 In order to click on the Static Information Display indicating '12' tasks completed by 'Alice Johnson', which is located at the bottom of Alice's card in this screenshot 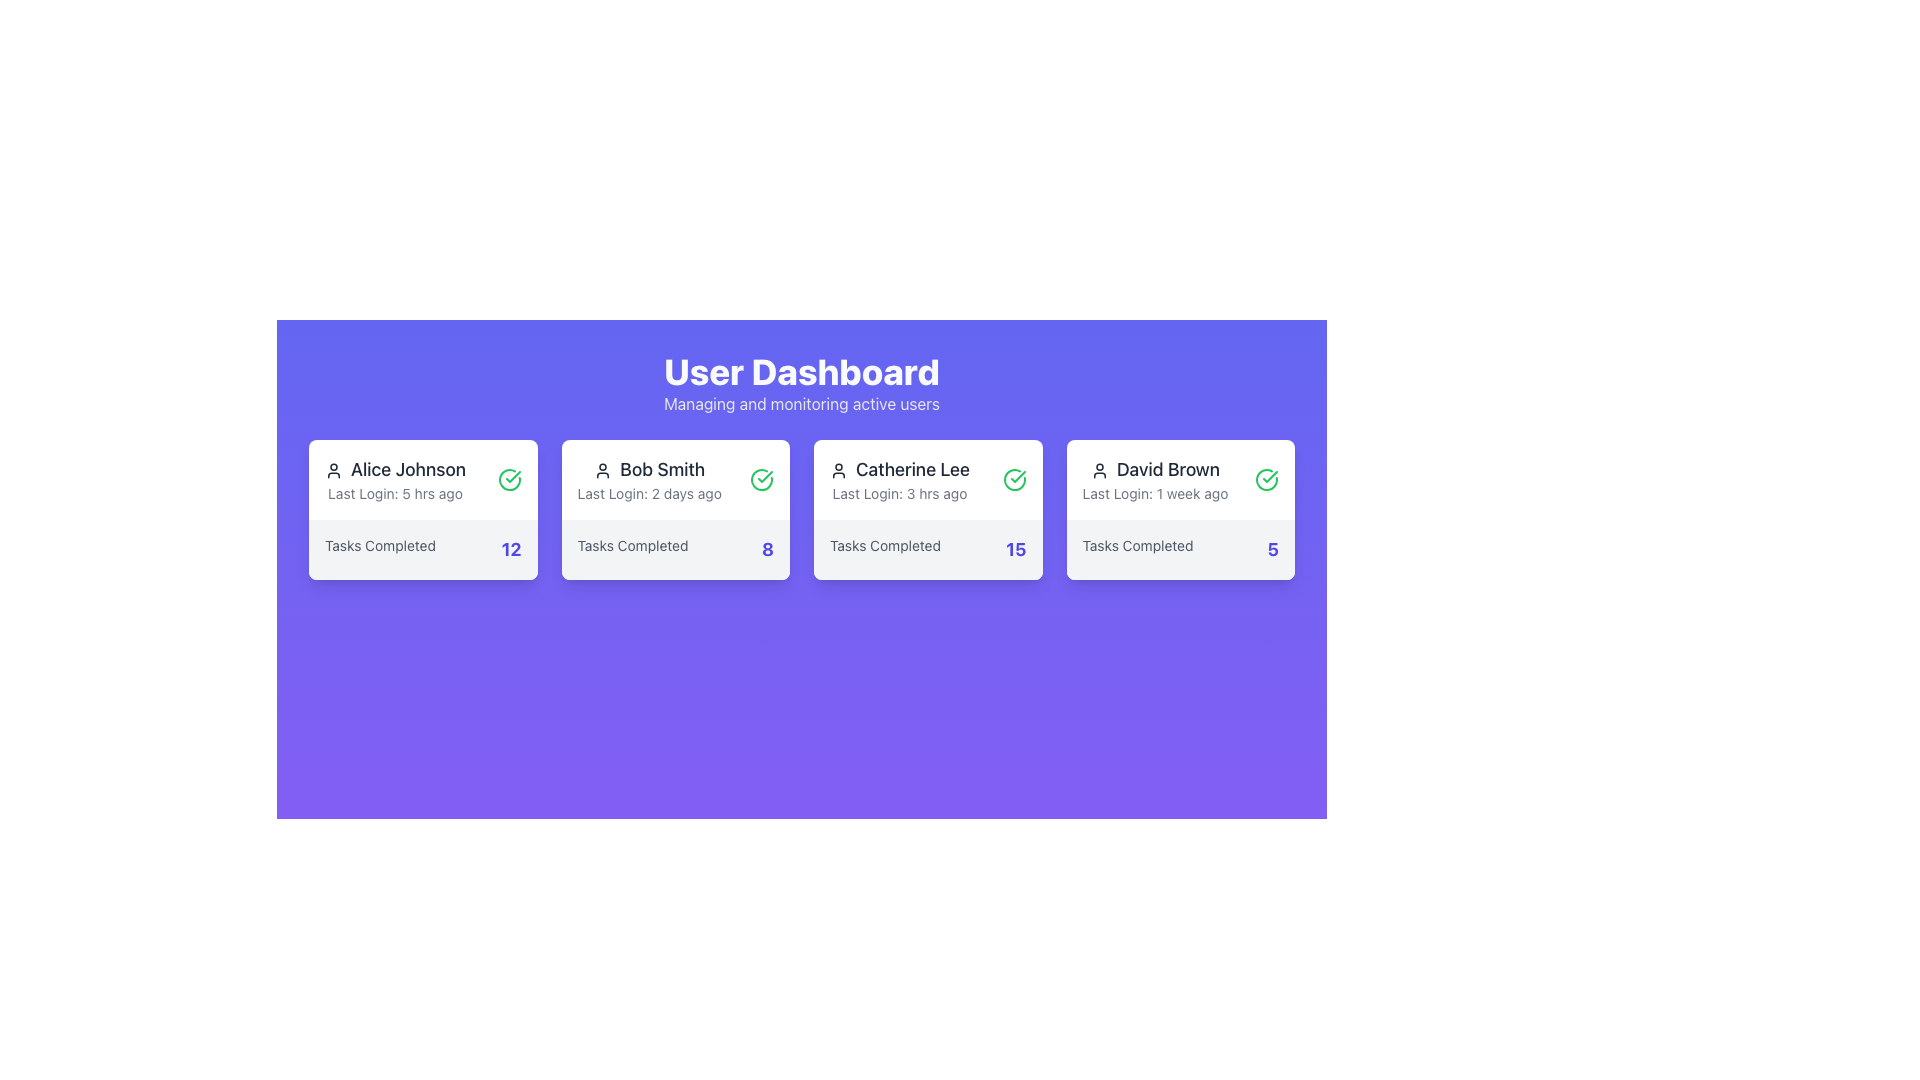, I will do `click(422, 550)`.